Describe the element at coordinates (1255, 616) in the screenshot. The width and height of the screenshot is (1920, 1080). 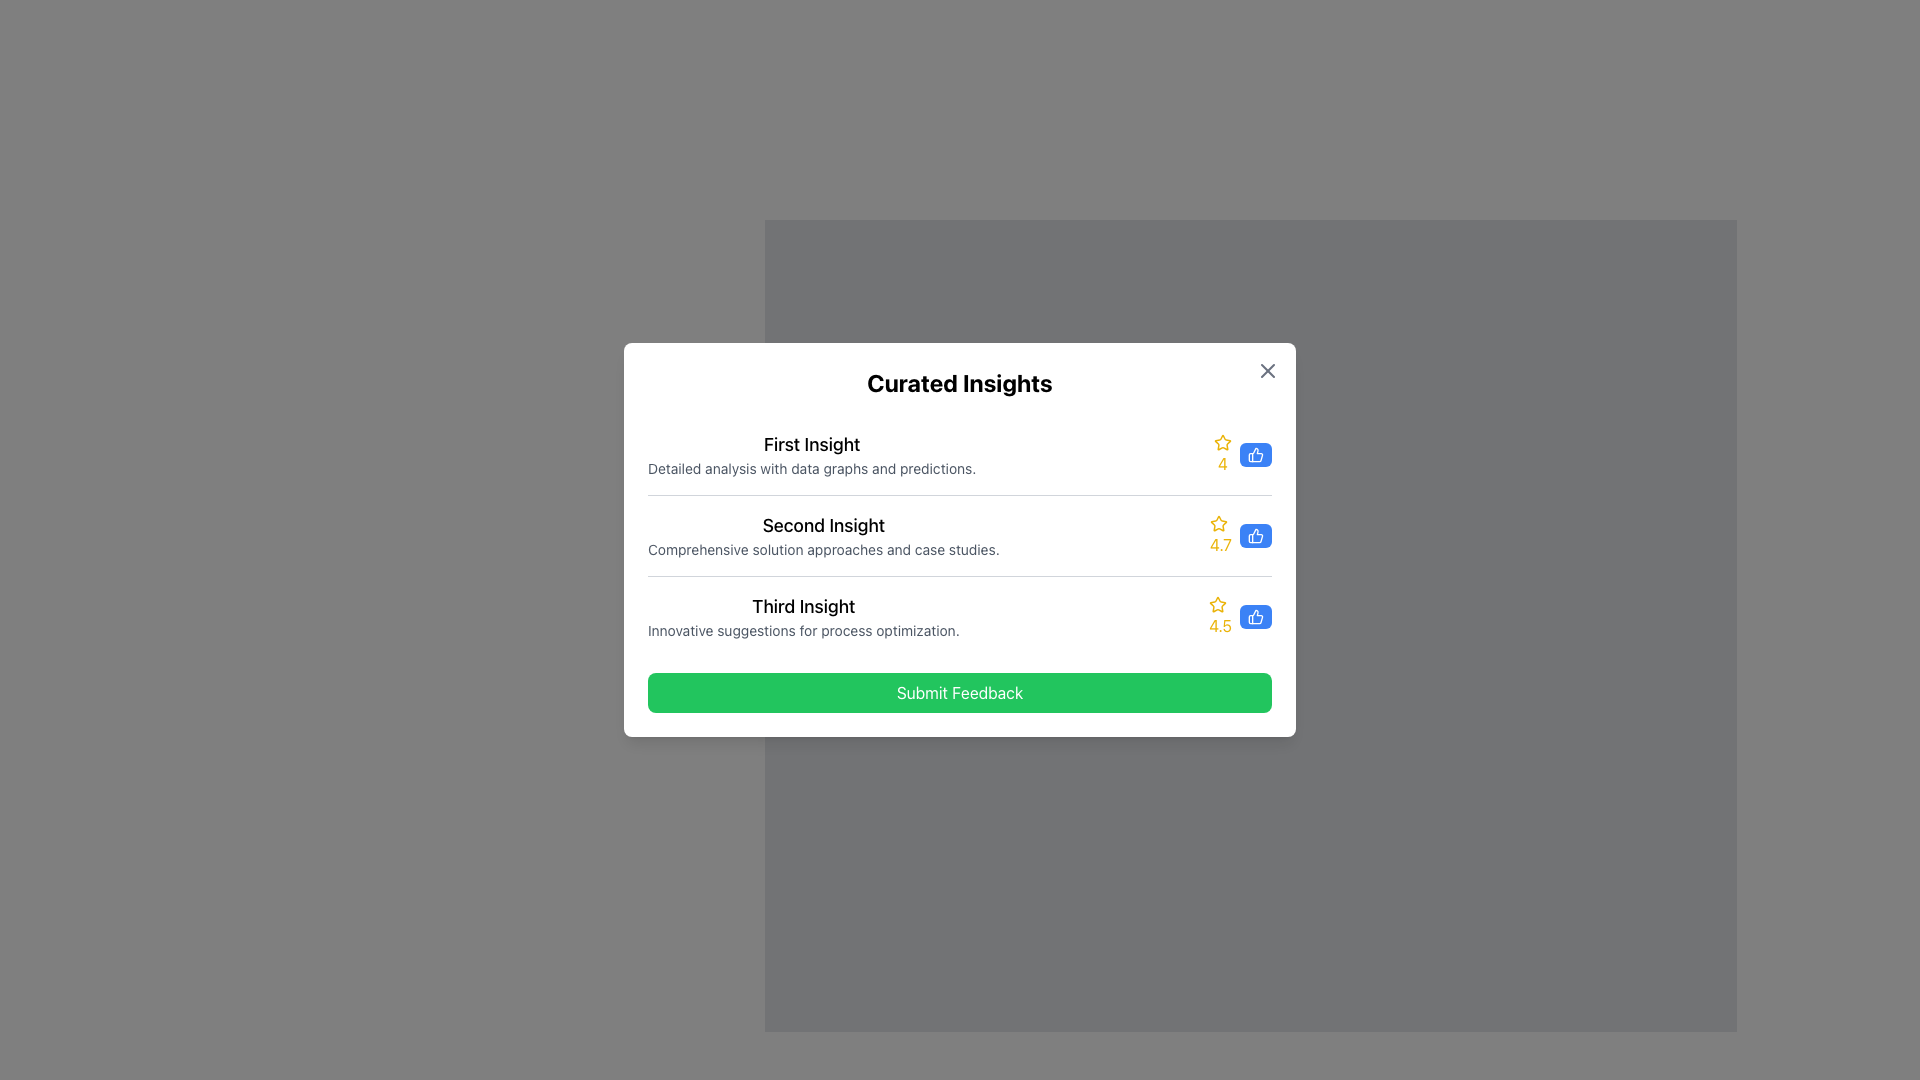
I see `the button with a blue background and white text, containing a thumbs-up icon, to register a like` at that location.